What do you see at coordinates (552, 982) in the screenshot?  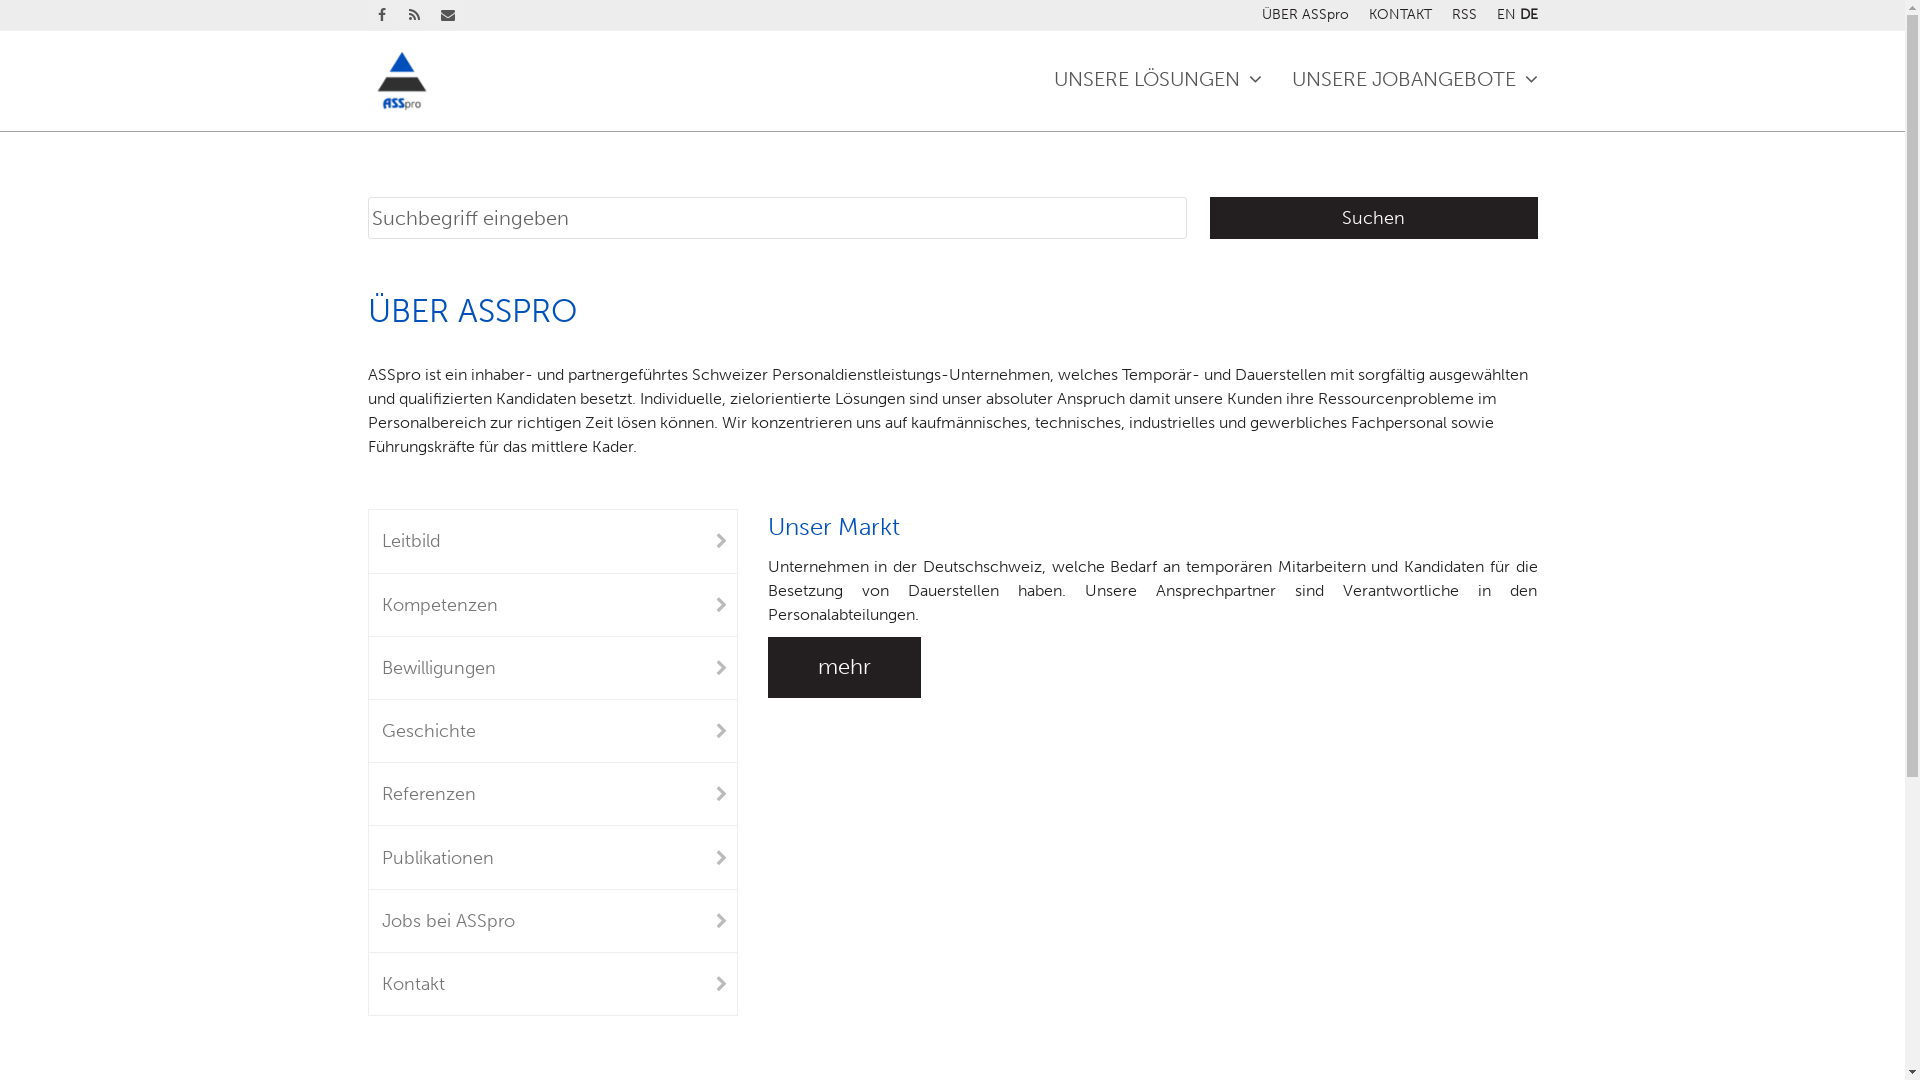 I see `'Kontakt'` at bounding box center [552, 982].